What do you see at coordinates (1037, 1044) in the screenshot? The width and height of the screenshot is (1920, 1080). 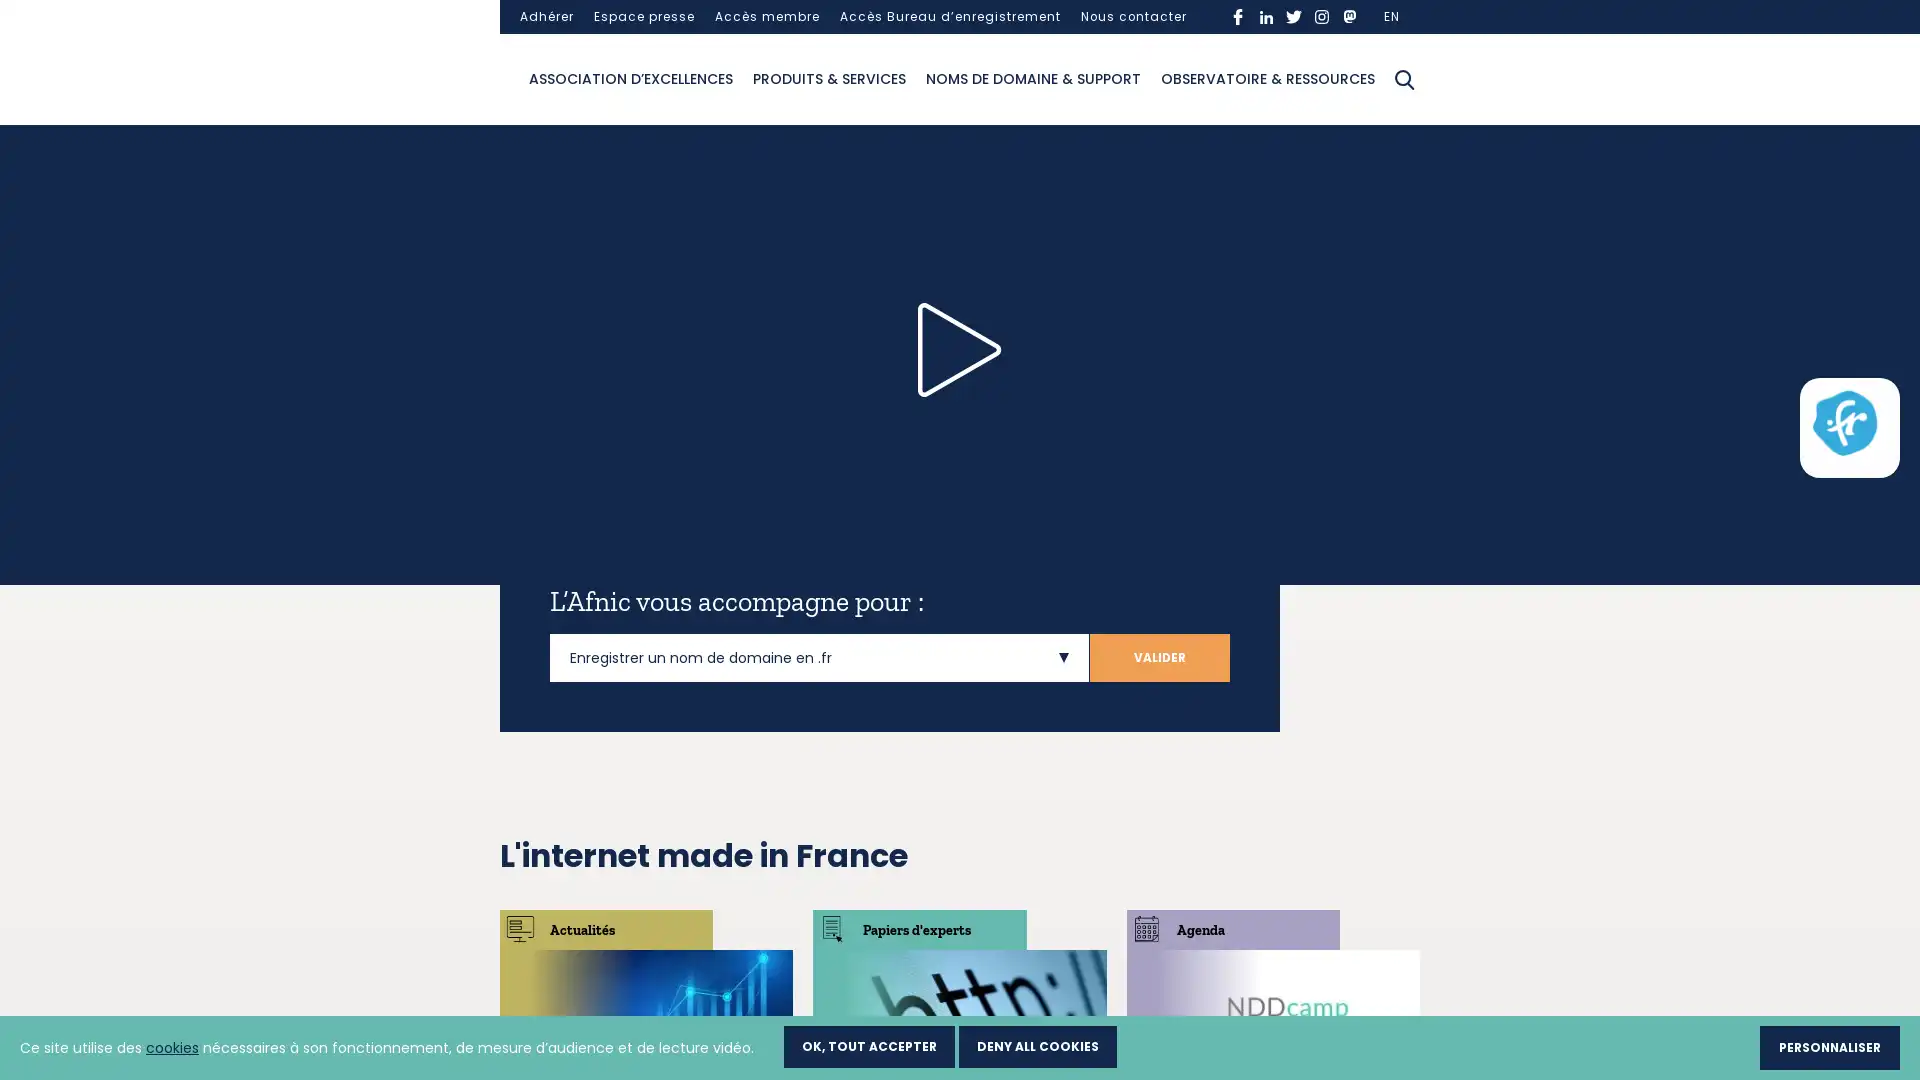 I see `DENY ALL COOKIES` at bounding box center [1037, 1044].